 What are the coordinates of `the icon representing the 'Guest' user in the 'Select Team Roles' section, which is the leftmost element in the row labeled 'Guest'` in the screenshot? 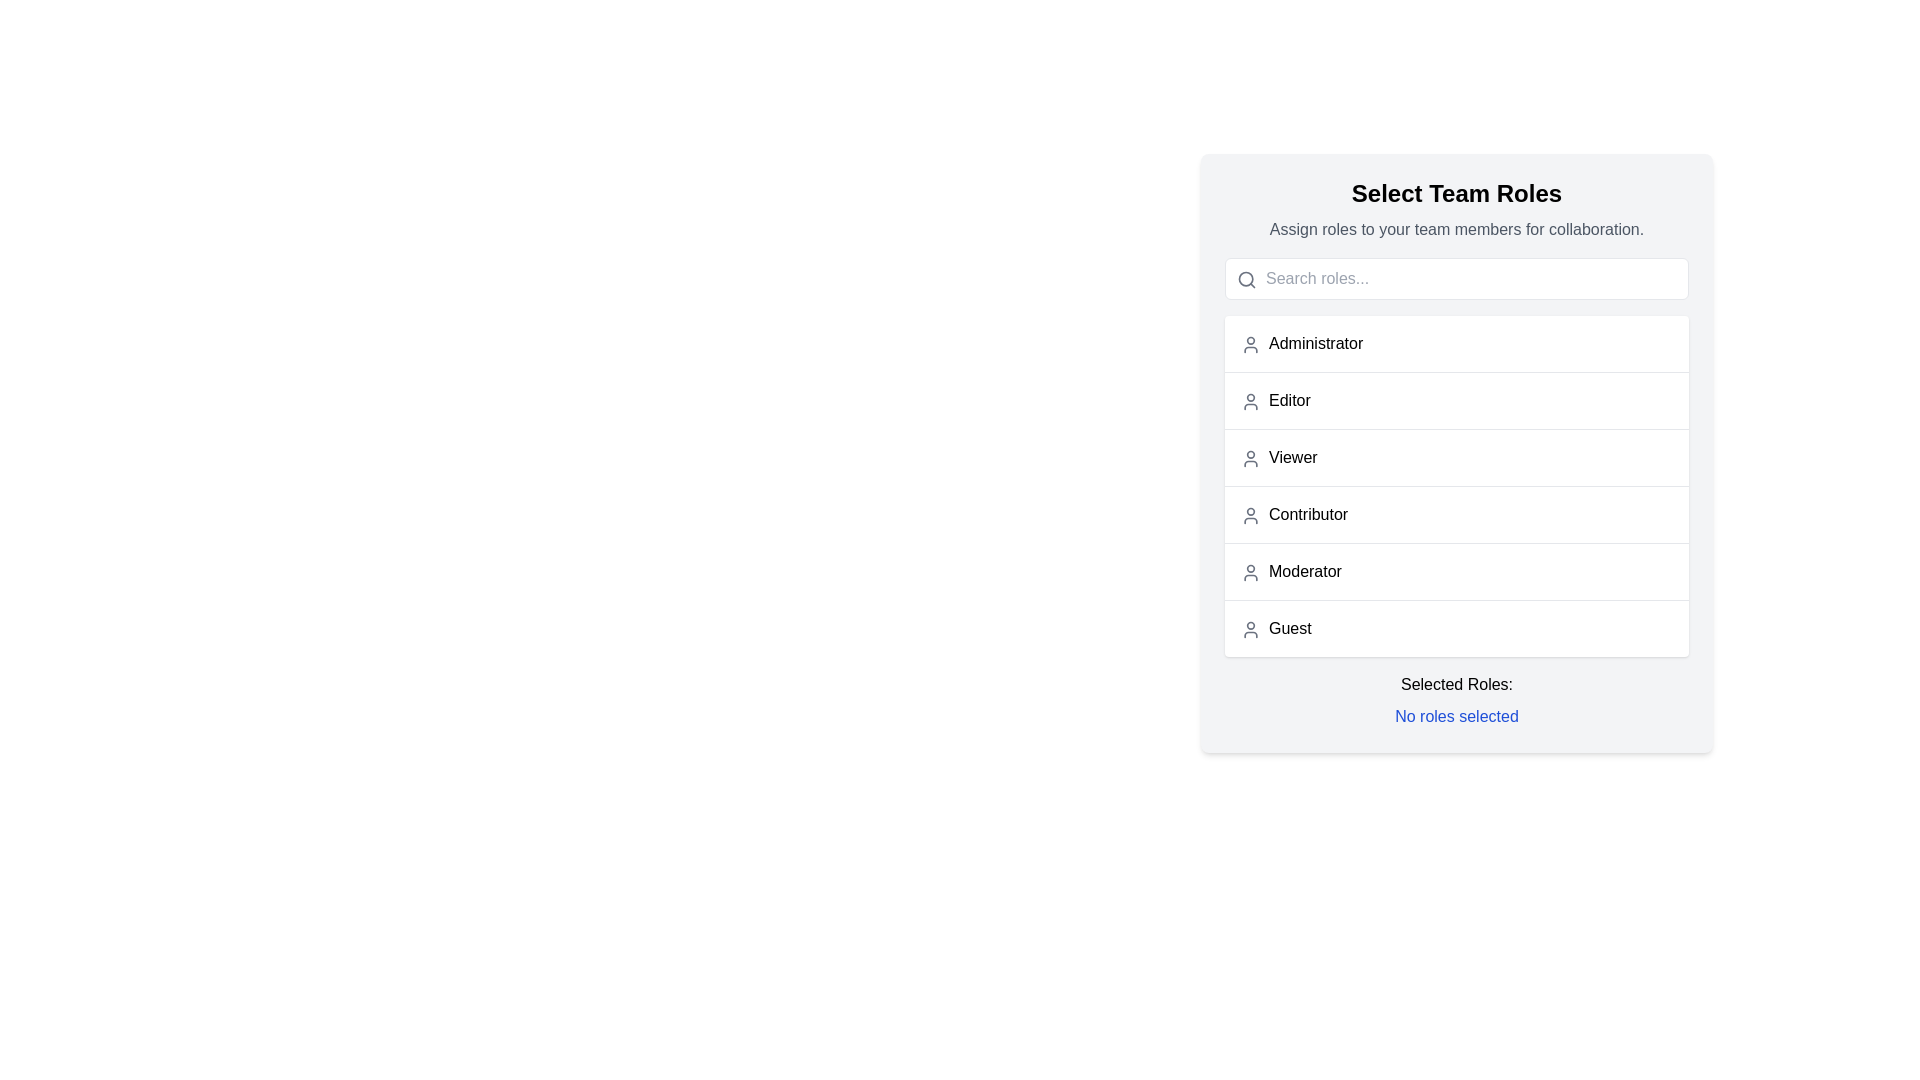 It's located at (1250, 627).